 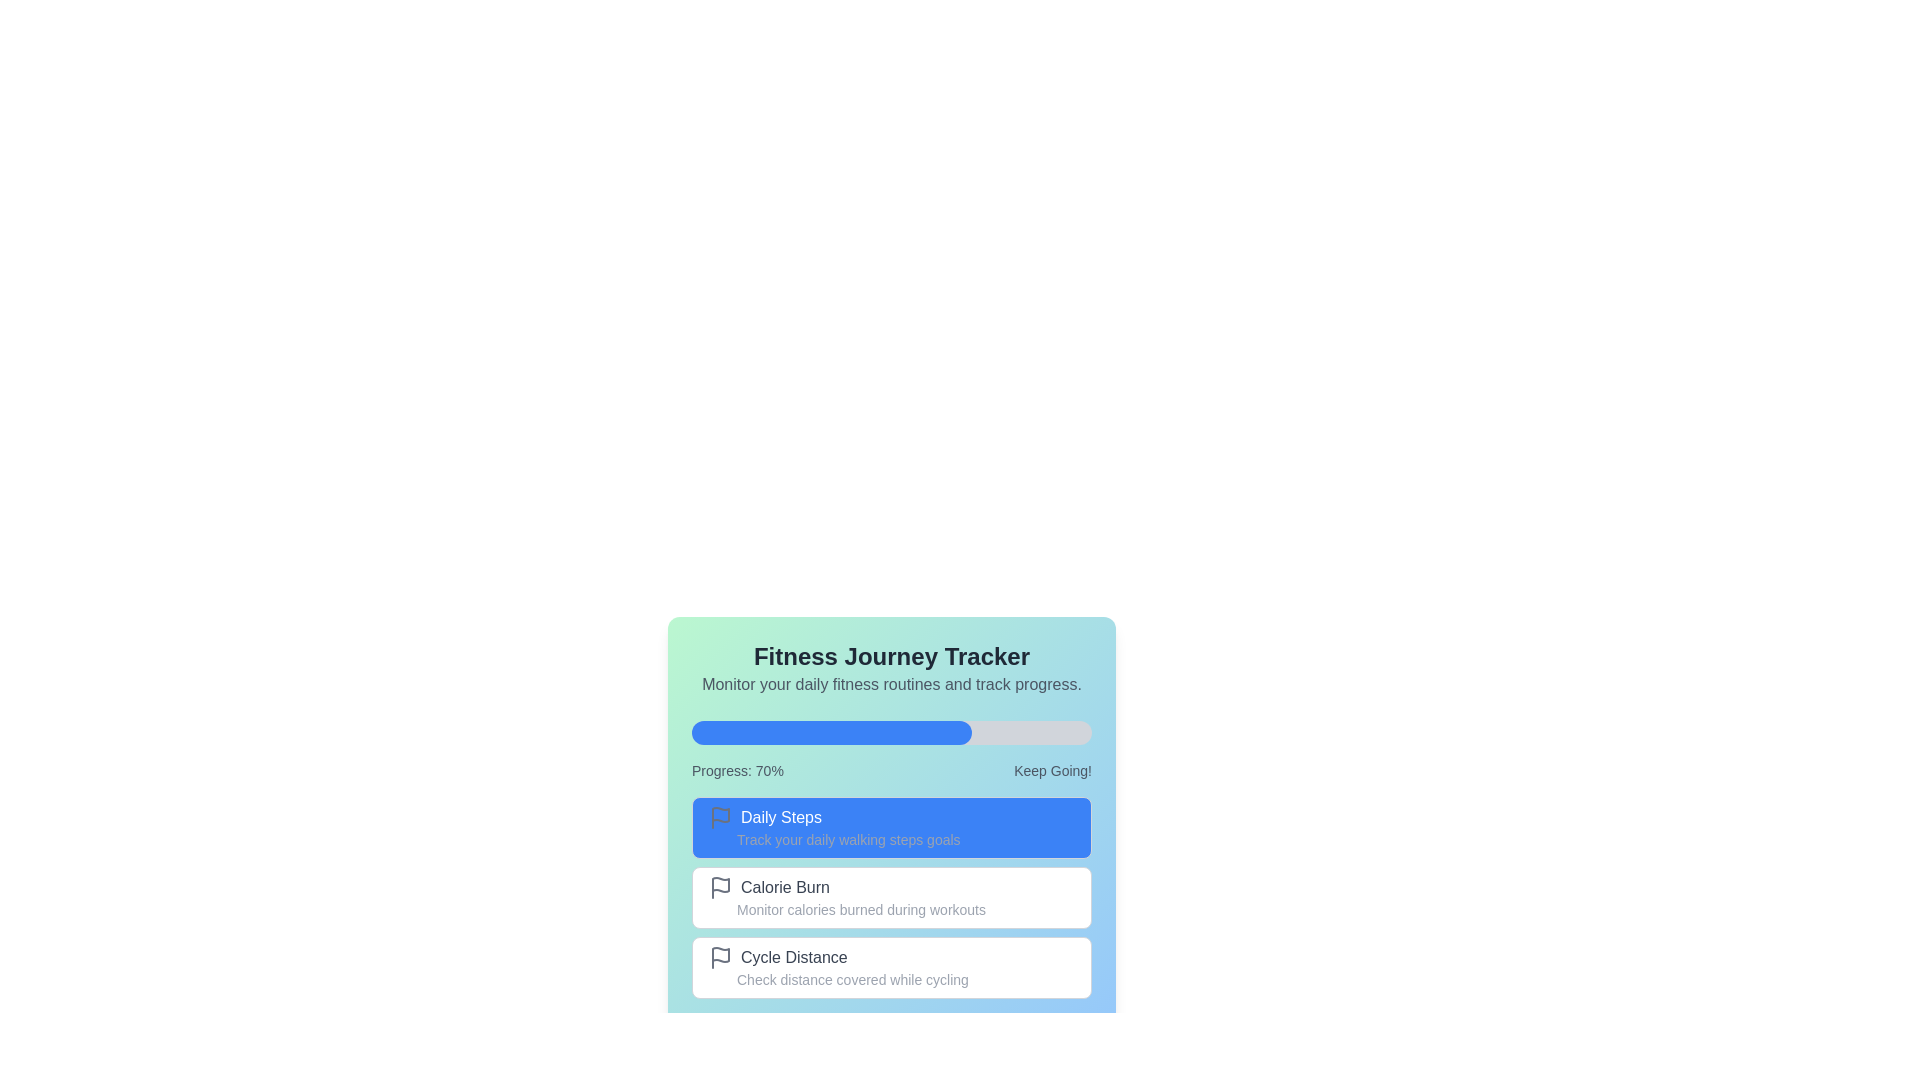 I want to click on text label displaying 'Daily Steps', which is located in the middle left of a blue rectangular background, so click(x=780, y=817).